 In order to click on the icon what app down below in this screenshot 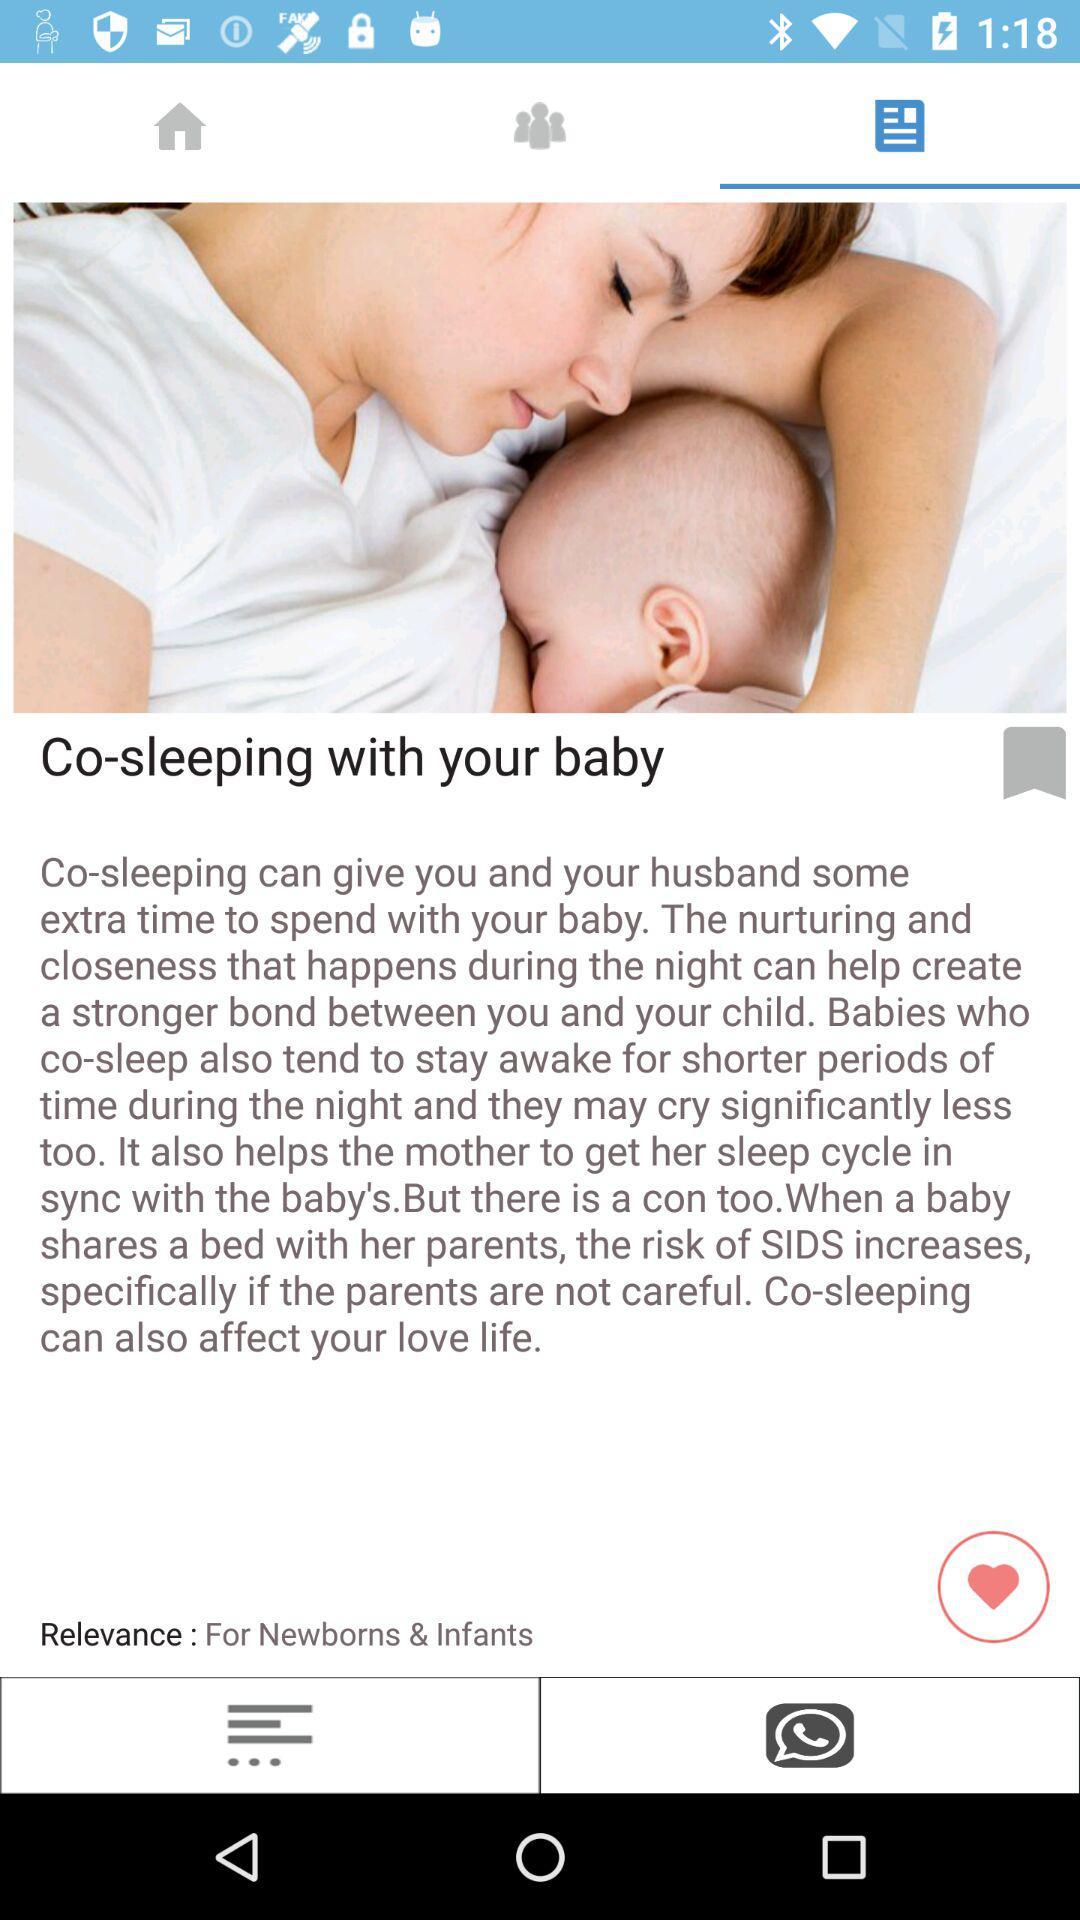, I will do `click(810, 1734)`.